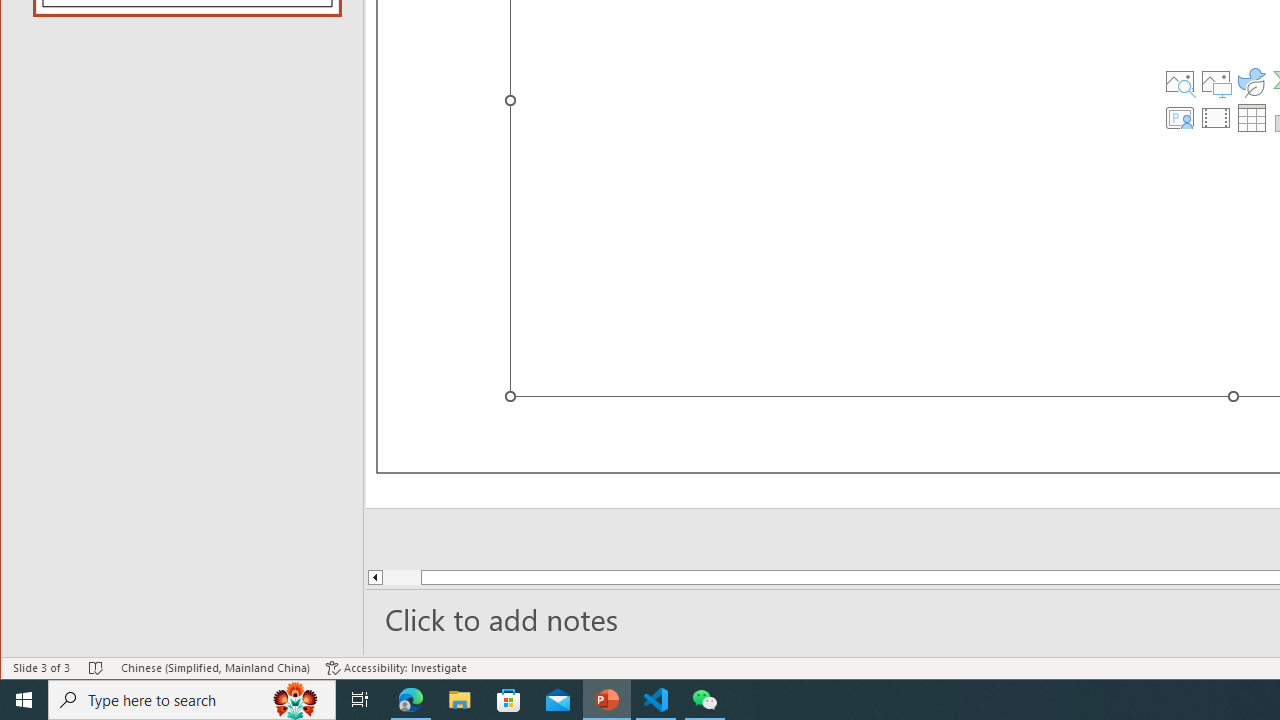 This screenshot has width=1280, height=720. I want to click on 'WeChat - 1 running window', so click(705, 698).